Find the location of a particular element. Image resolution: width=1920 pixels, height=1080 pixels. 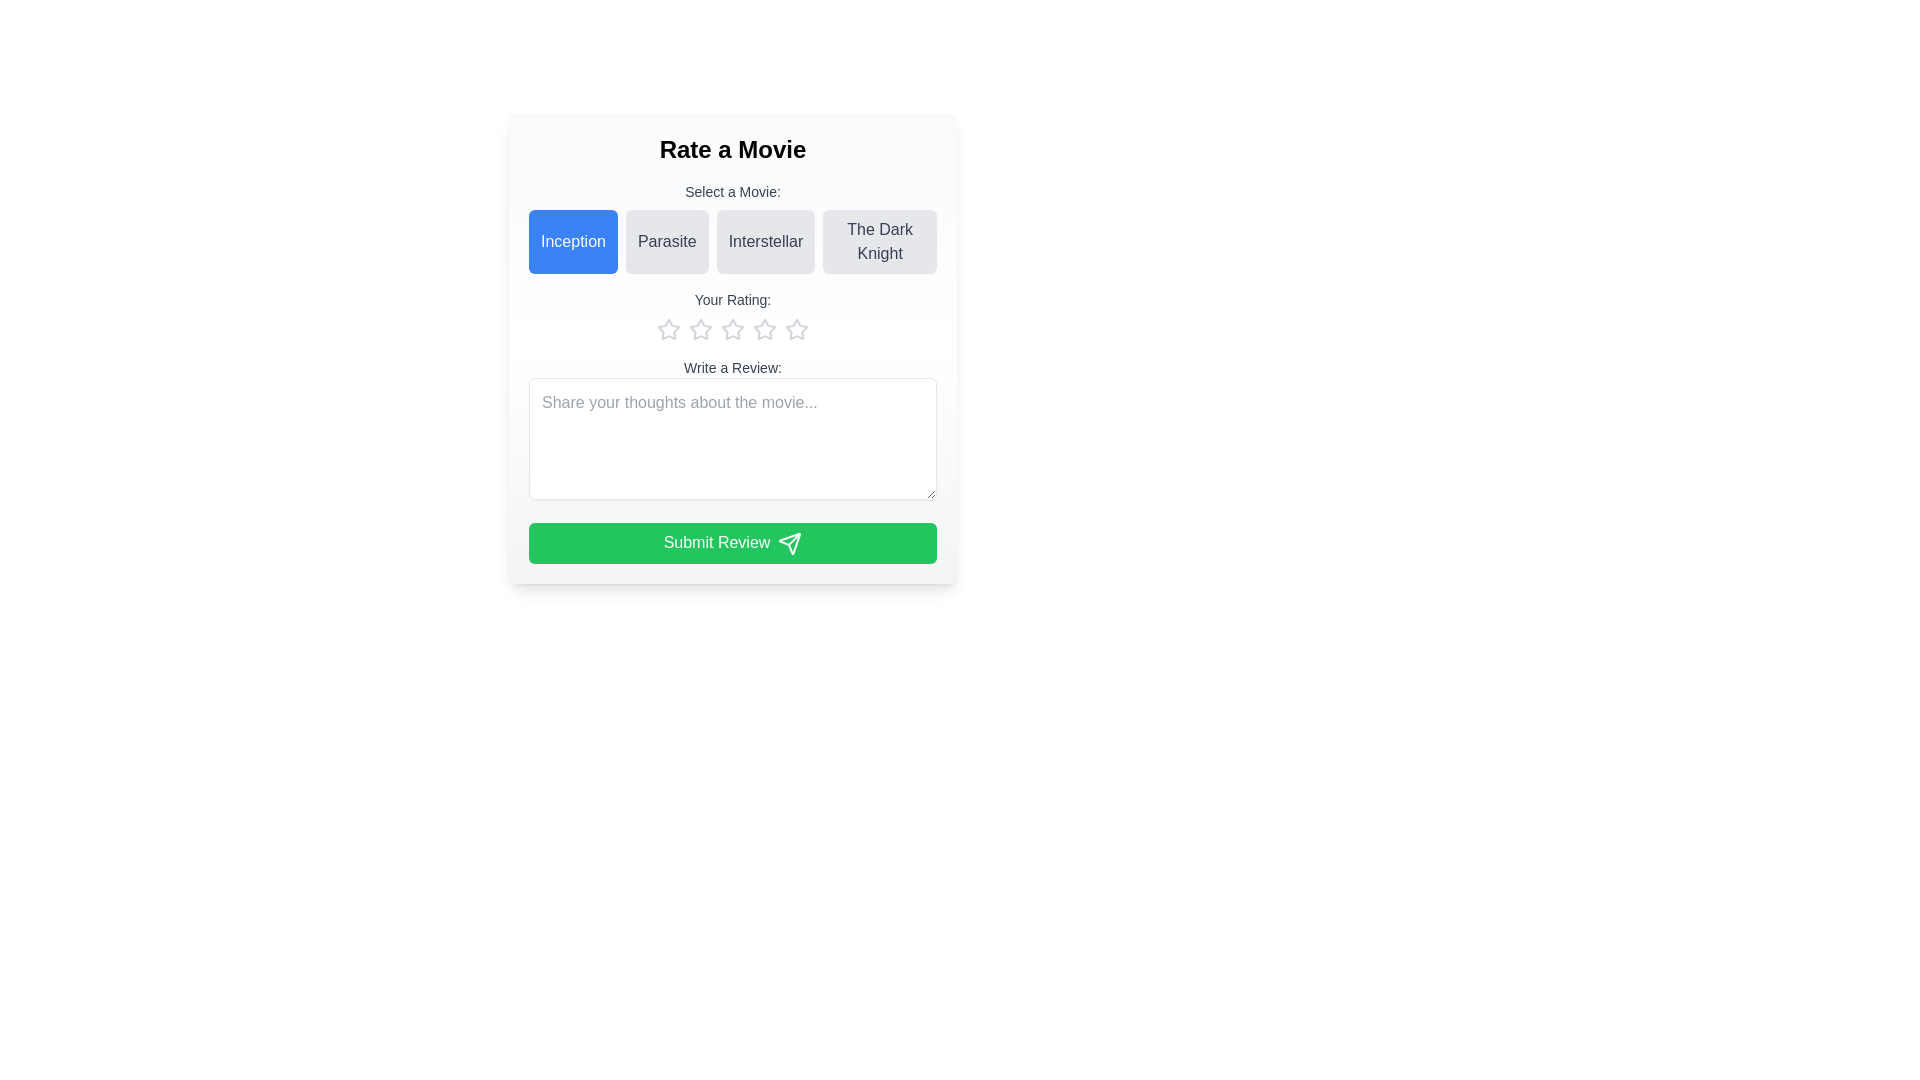

the blue button labeled 'Inception' is located at coordinates (572, 241).